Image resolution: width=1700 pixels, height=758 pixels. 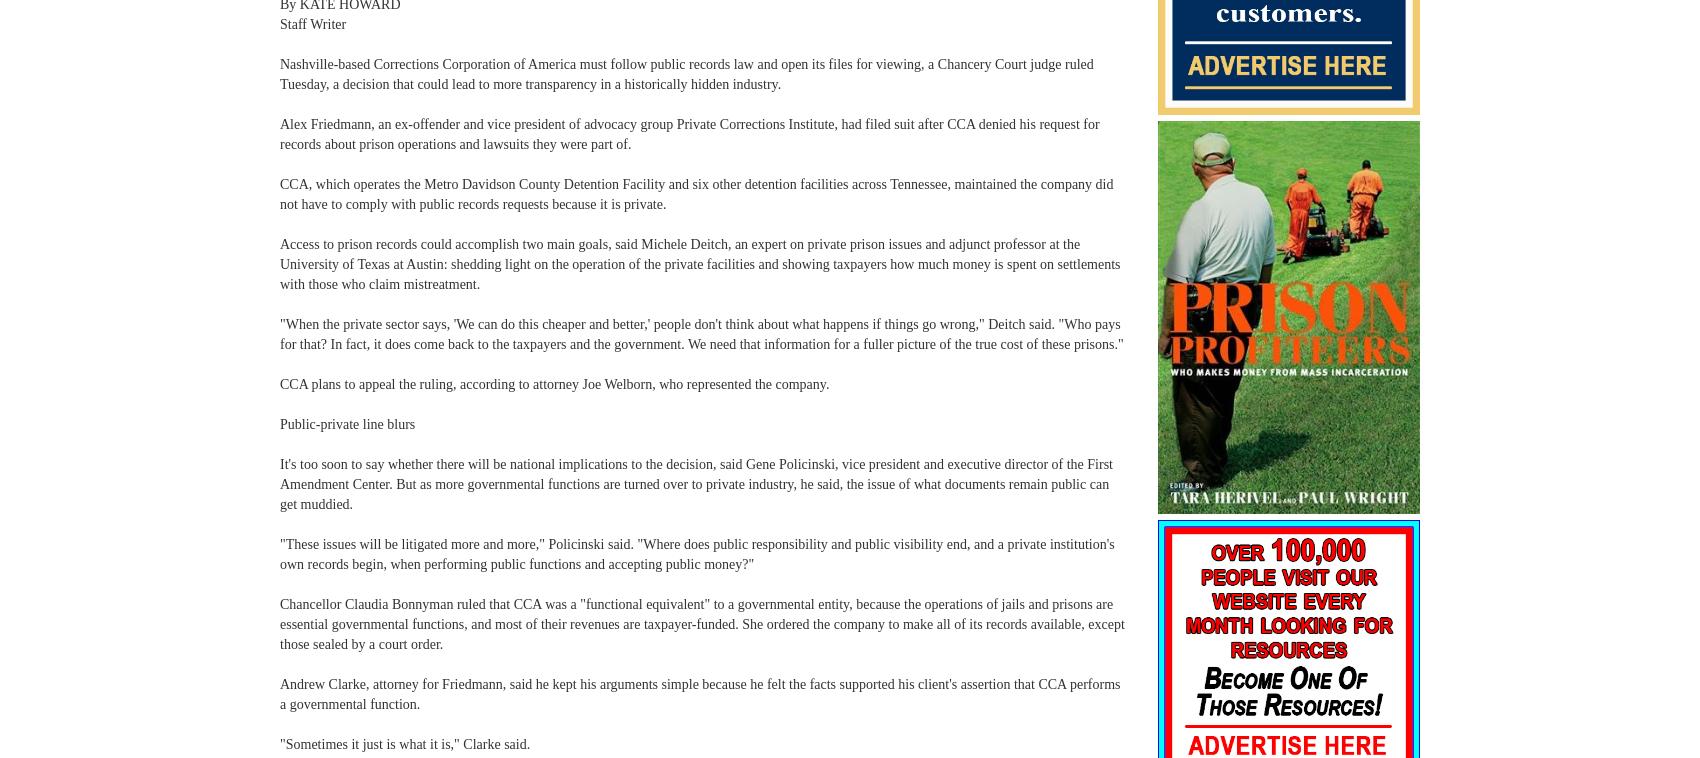 I want to click on '"When the private sector says, 'We can do this cheaper and better,' people don't think about what happens if things go wrong," Deitch said. "Who pays for that? In fact, it does come back to the taxpayers and the government. We need that information for a fuller picture of the true cost of these prisons."', so click(x=701, y=334).